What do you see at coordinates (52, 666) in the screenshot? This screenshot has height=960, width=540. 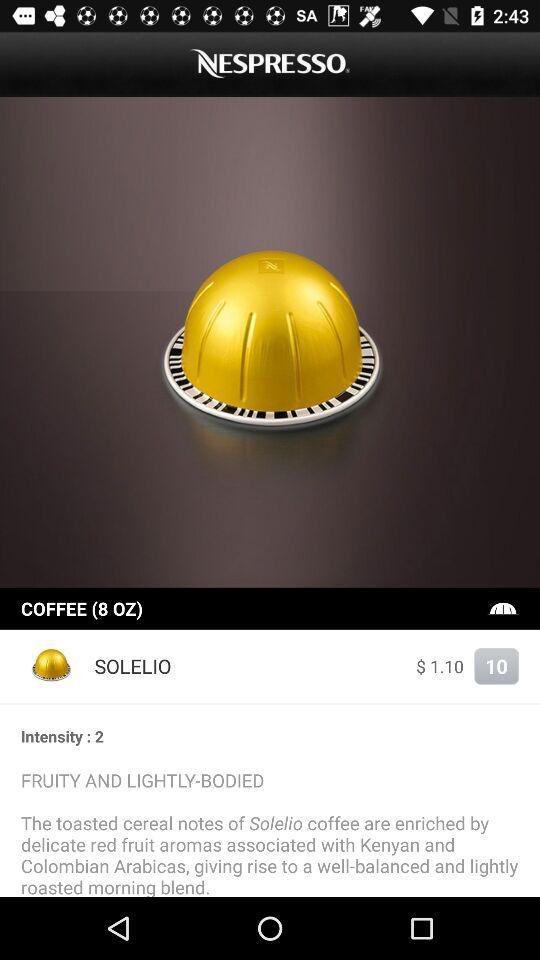 I see `item below coffee (8 oz)` at bounding box center [52, 666].